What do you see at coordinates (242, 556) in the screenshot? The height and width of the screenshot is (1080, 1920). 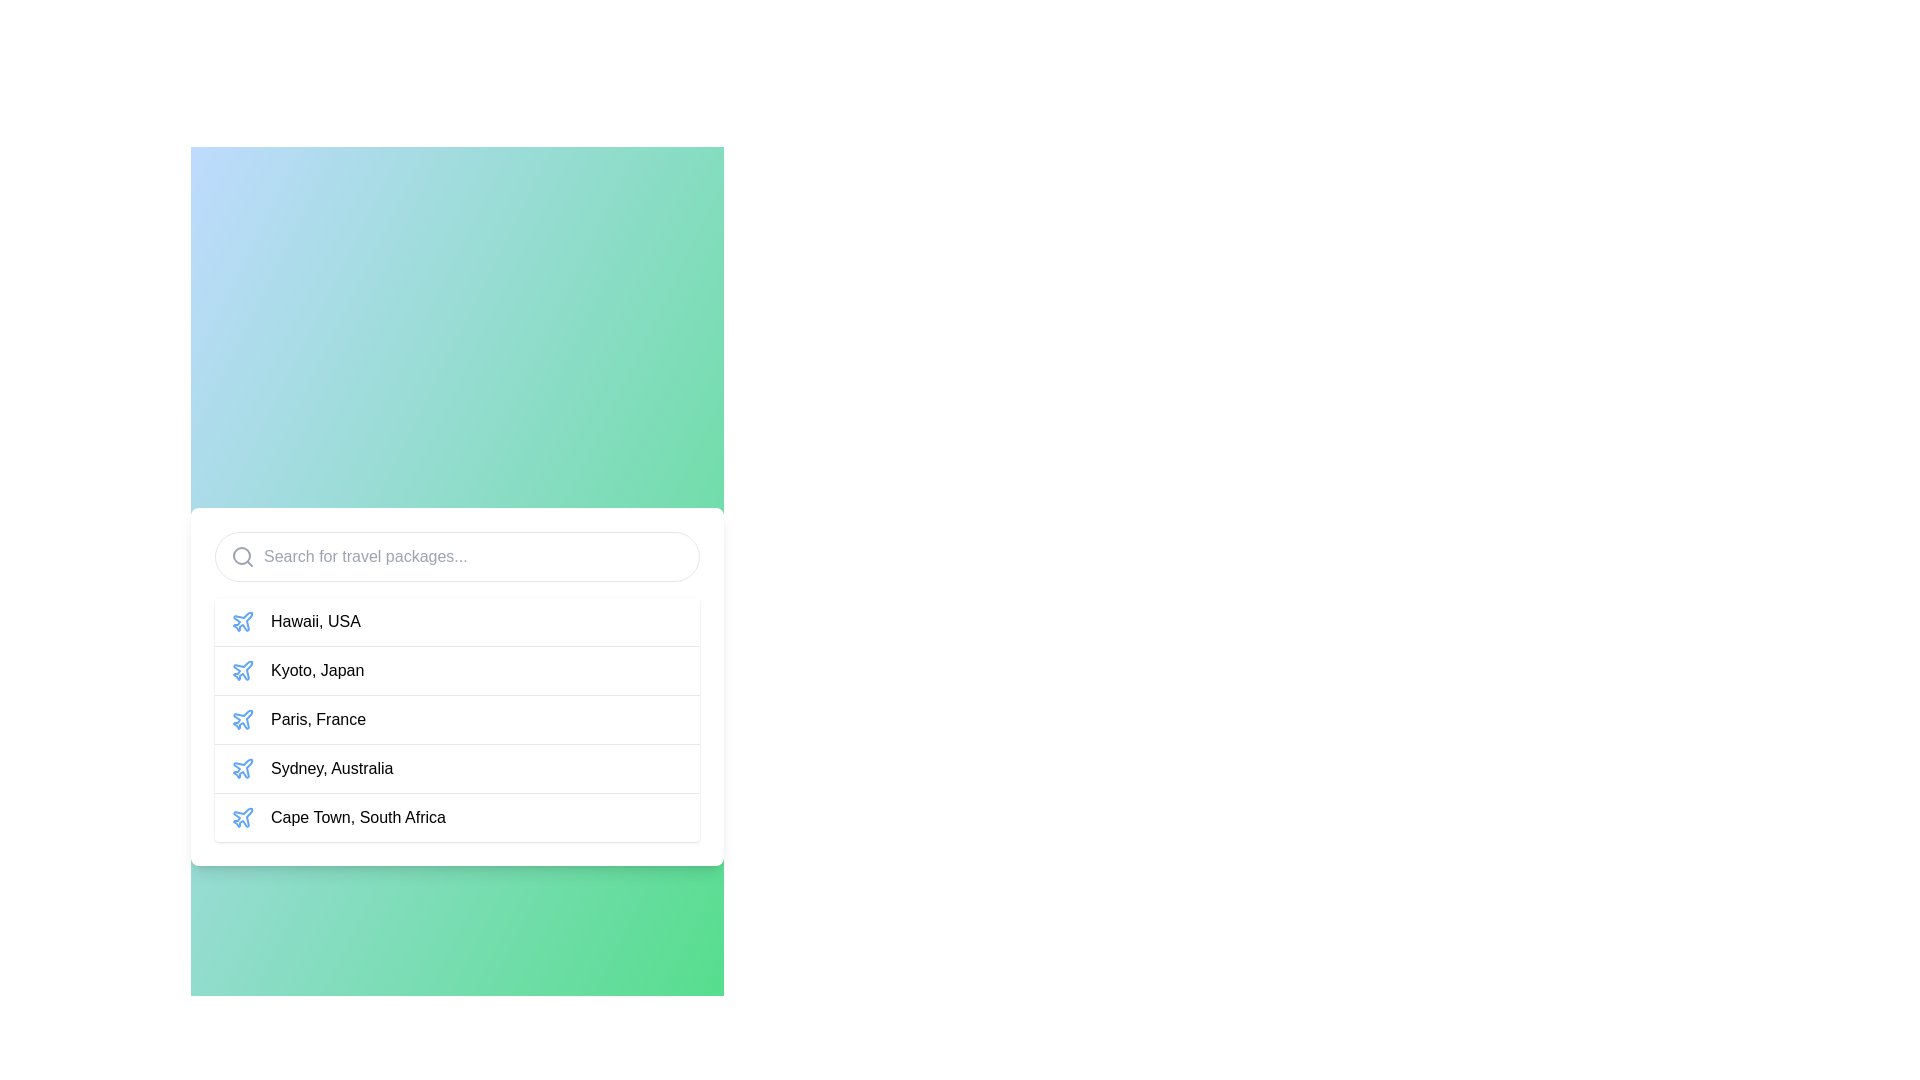 I see `the small gray magnifying glass icon representing the search function, located to the left of the placeholder text in the search input box` at bounding box center [242, 556].